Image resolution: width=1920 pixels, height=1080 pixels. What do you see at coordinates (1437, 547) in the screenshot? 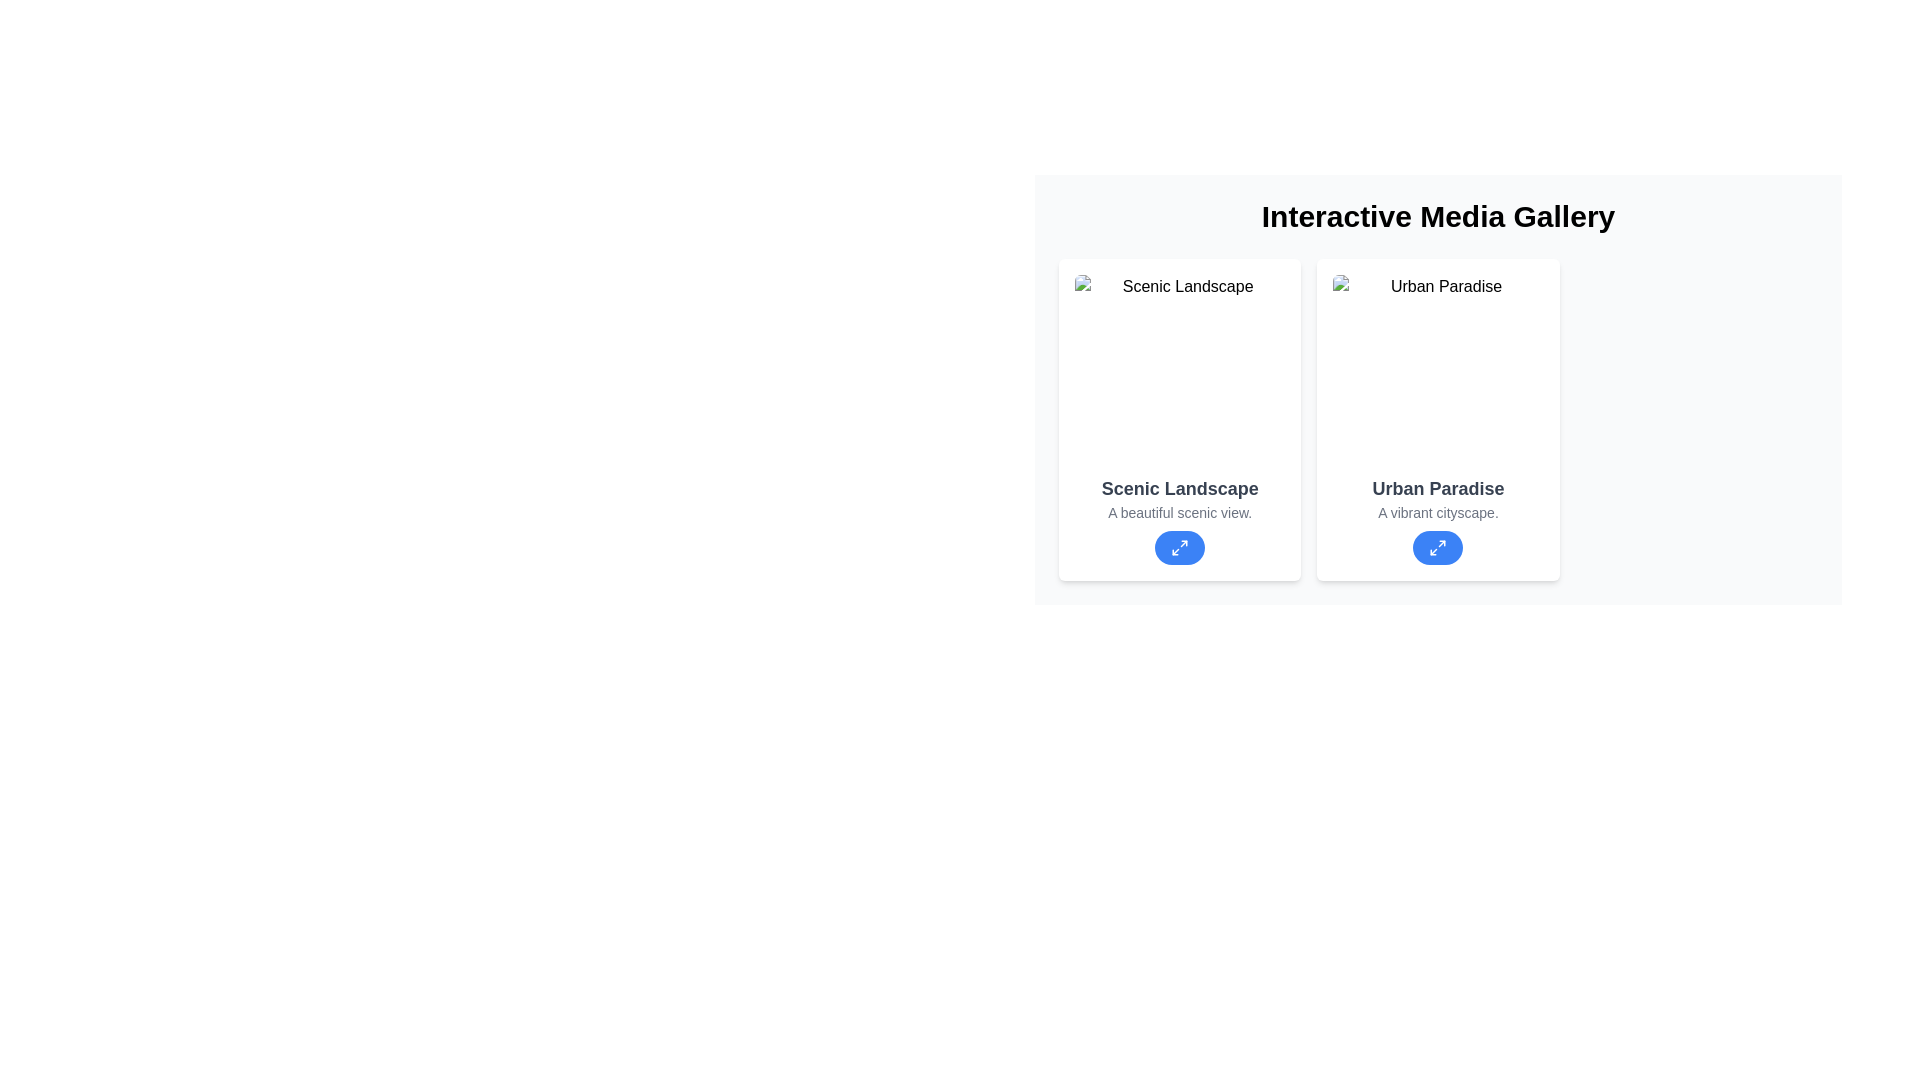
I see `the blue circular button with white arrows forming a diagonal double-ended arrow symbol in the bottom-right corner of the 'Urban Paradise' card to maximize or expand the view` at bounding box center [1437, 547].